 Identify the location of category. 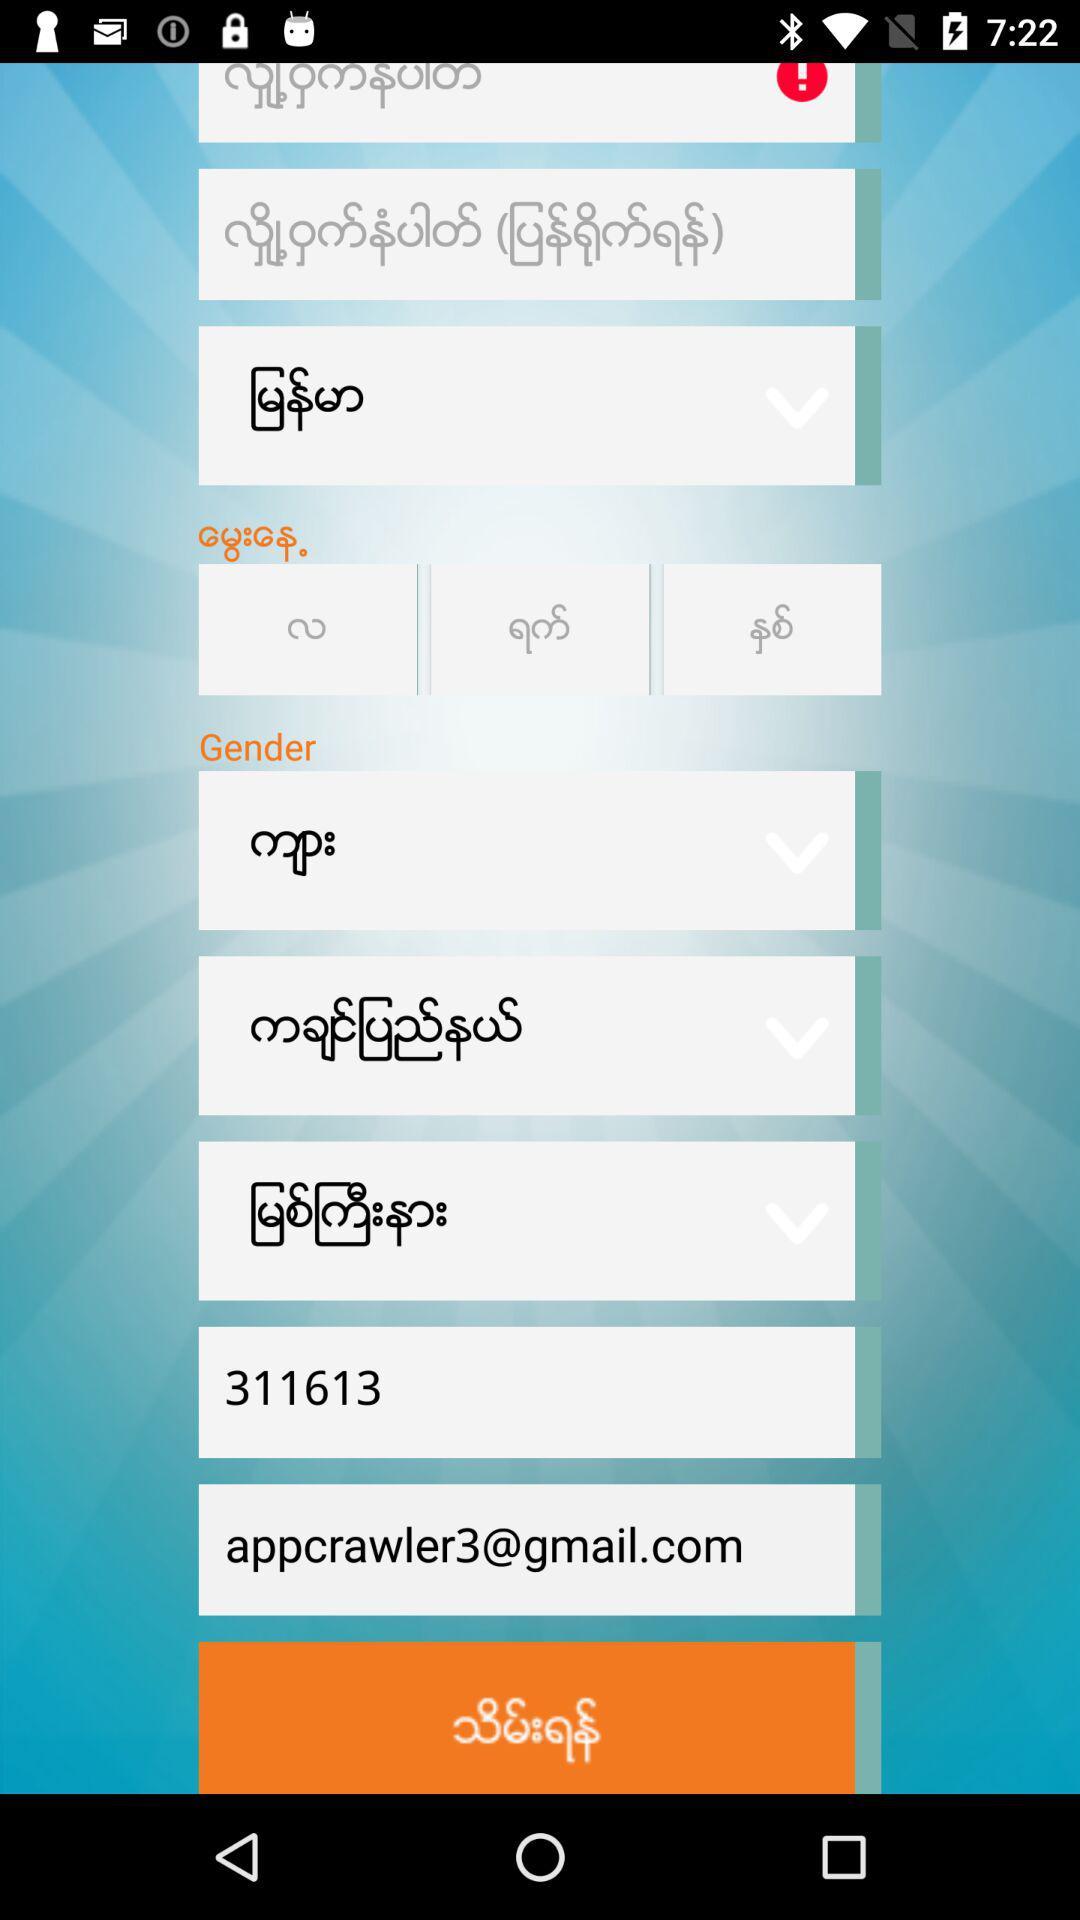
(540, 628).